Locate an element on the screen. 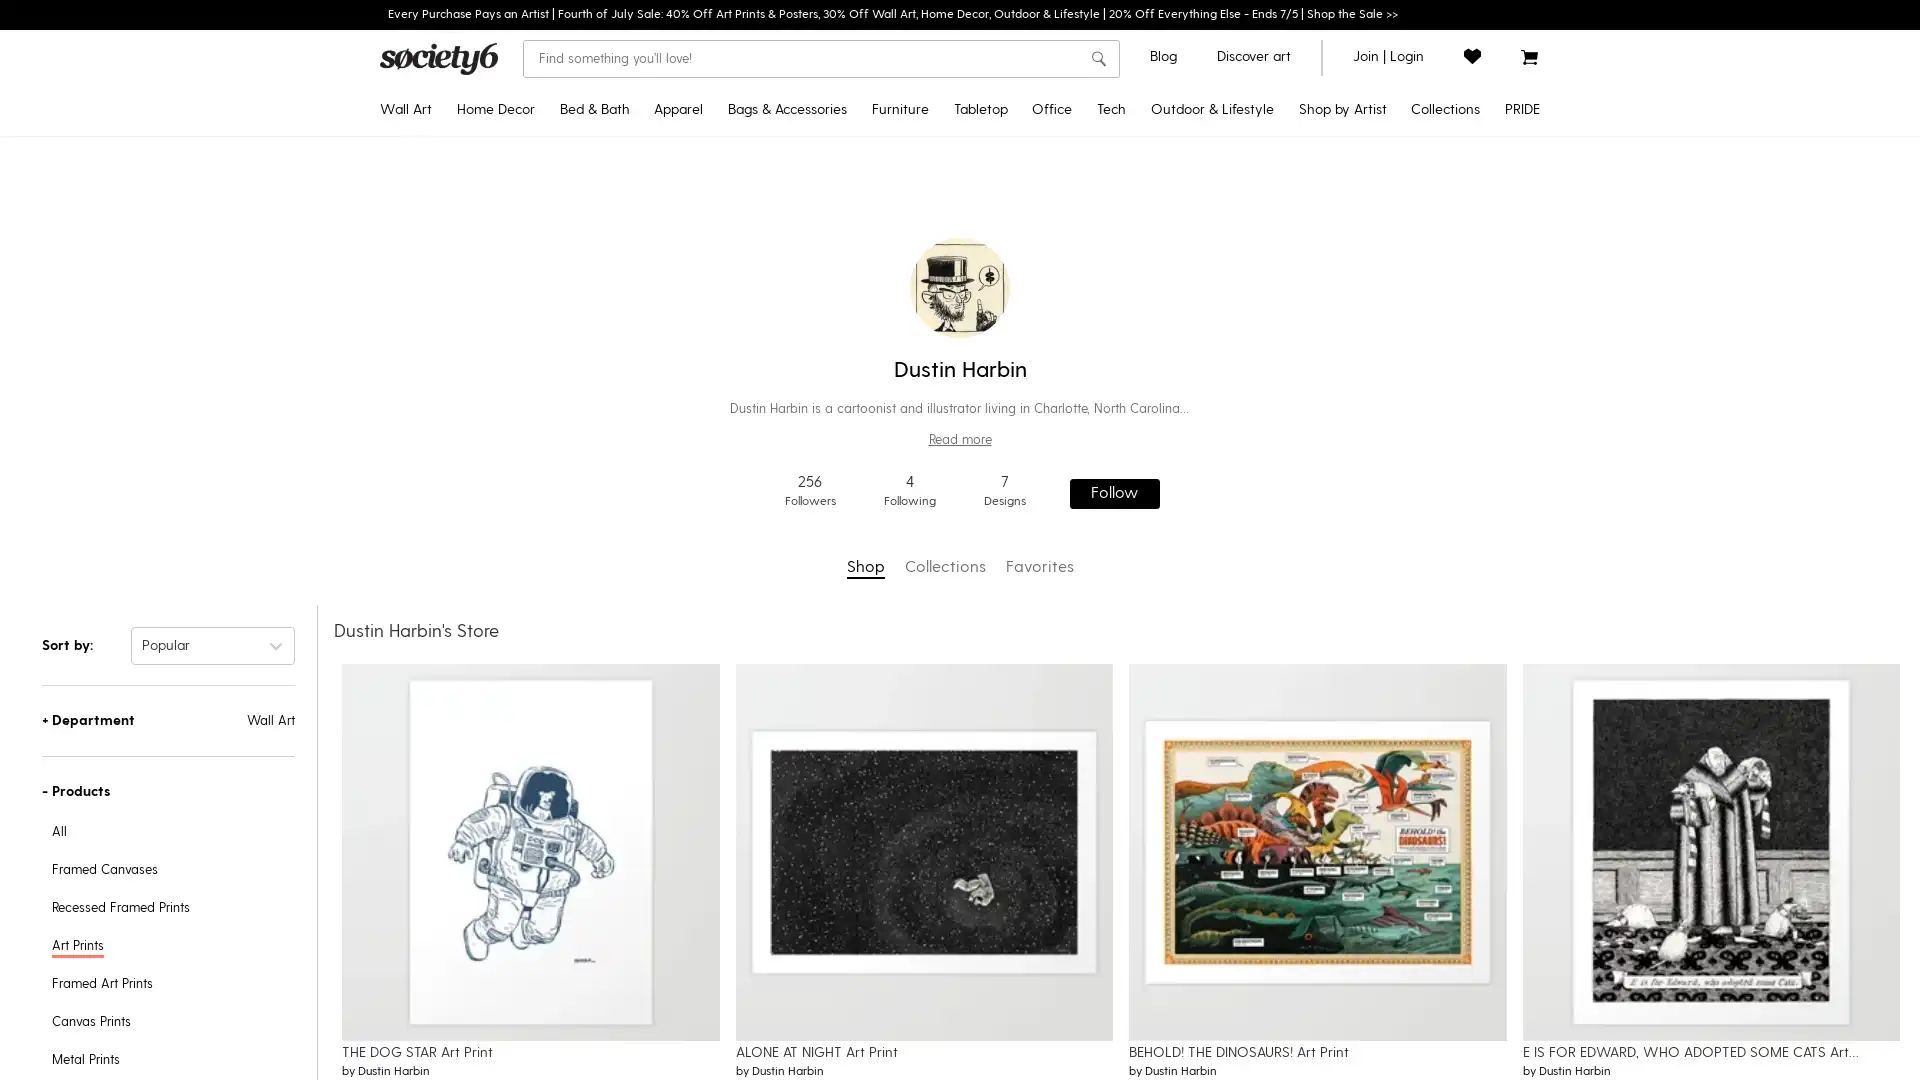  Pattern Play is located at coordinates (1371, 451).